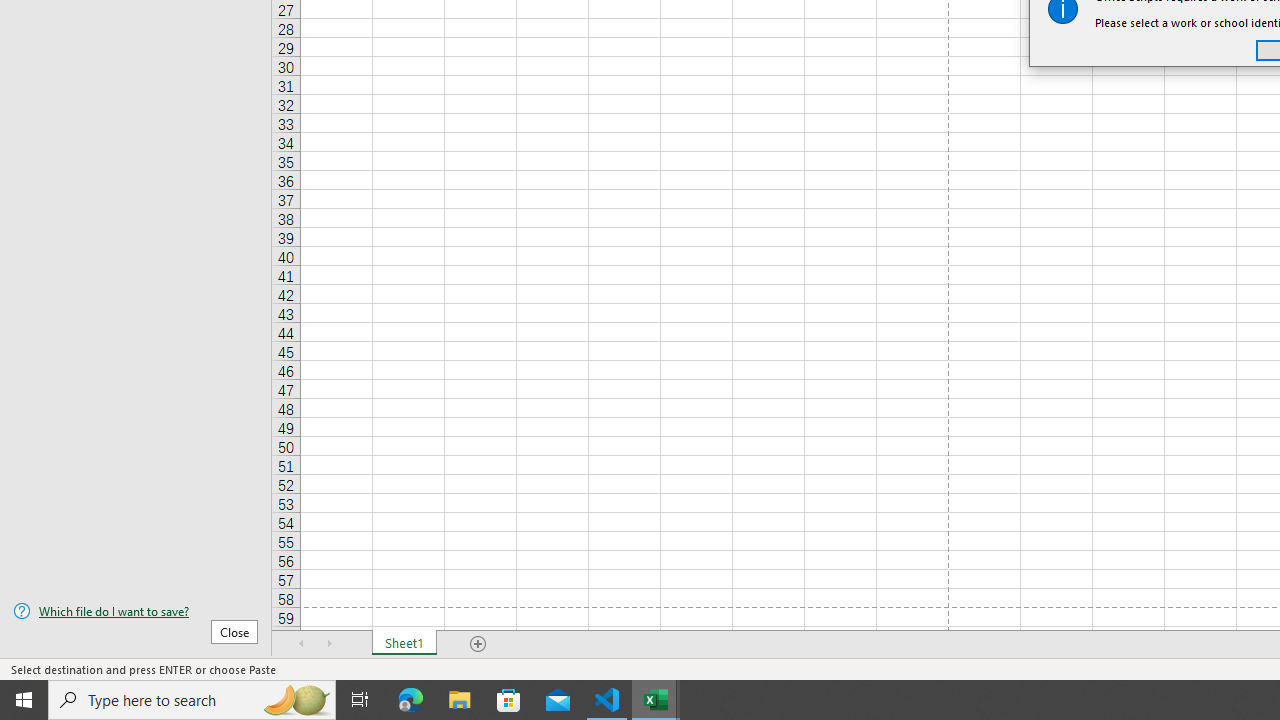 The image size is (1280, 720). What do you see at coordinates (359, 698) in the screenshot?
I see `'Task View'` at bounding box center [359, 698].